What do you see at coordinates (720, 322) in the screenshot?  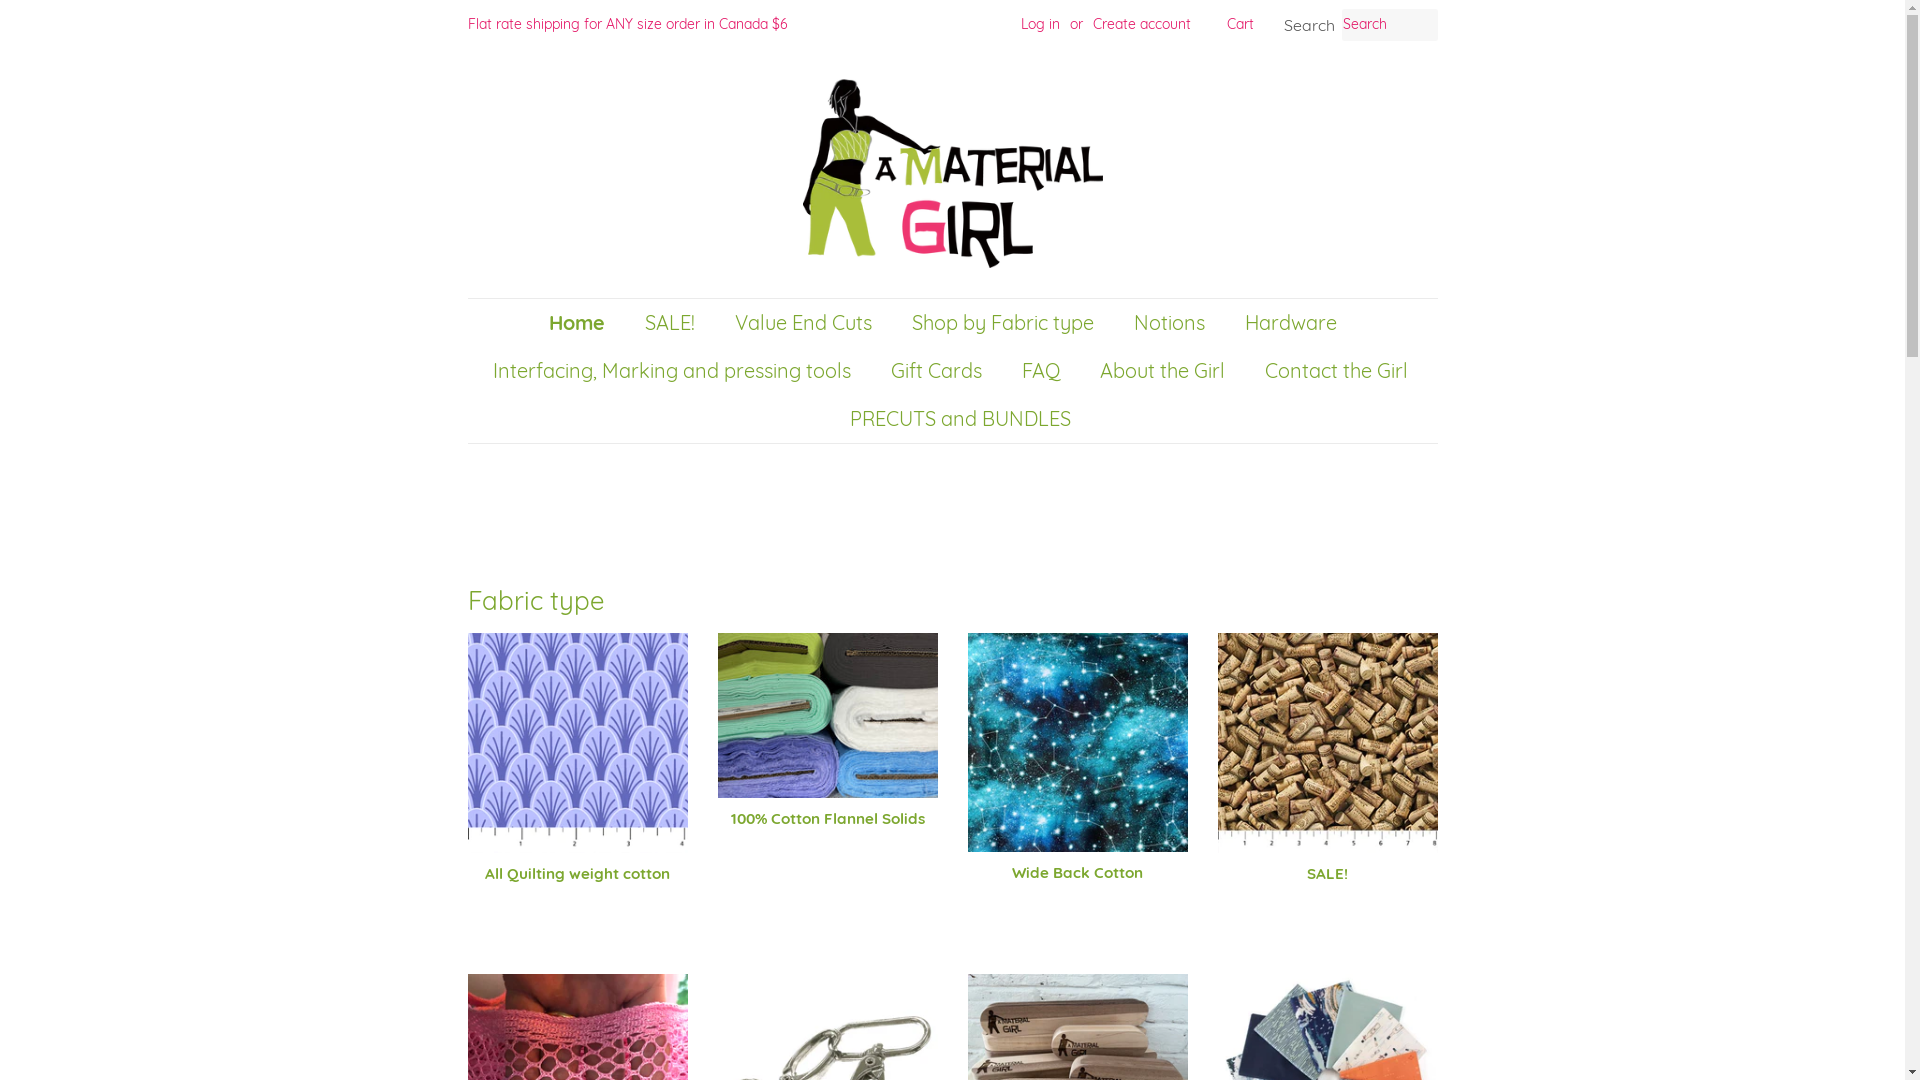 I see `'Value End Cuts'` at bounding box center [720, 322].